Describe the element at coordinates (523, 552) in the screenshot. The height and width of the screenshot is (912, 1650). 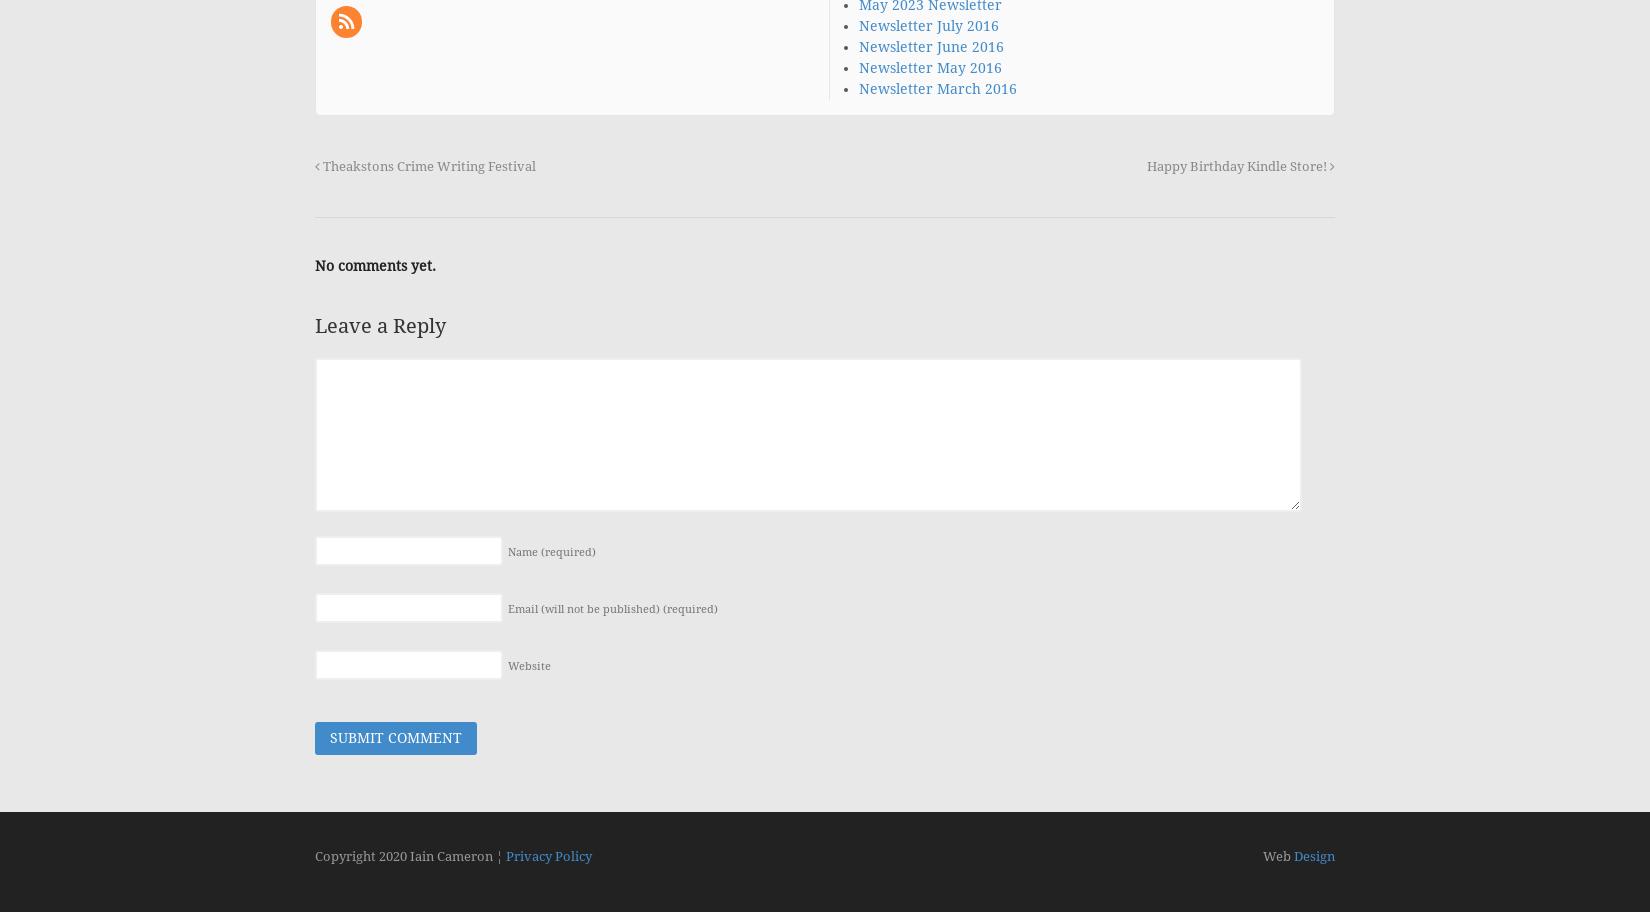
I see `'Name'` at that location.